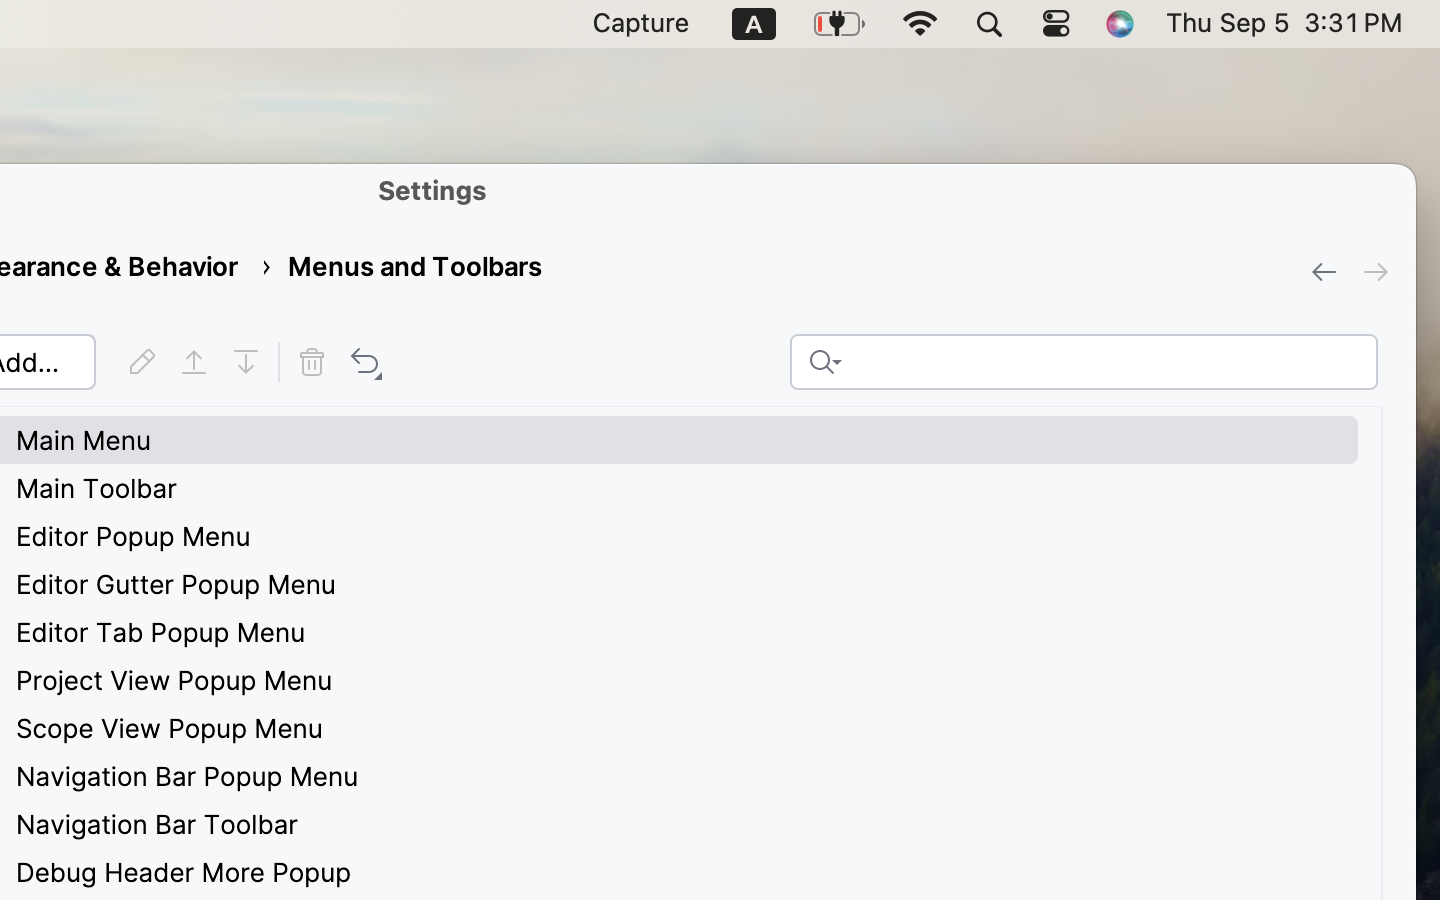 The image size is (1440, 900). Describe the element at coordinates (433, 189) in the screenshot. I see `'Settings'` at that location.